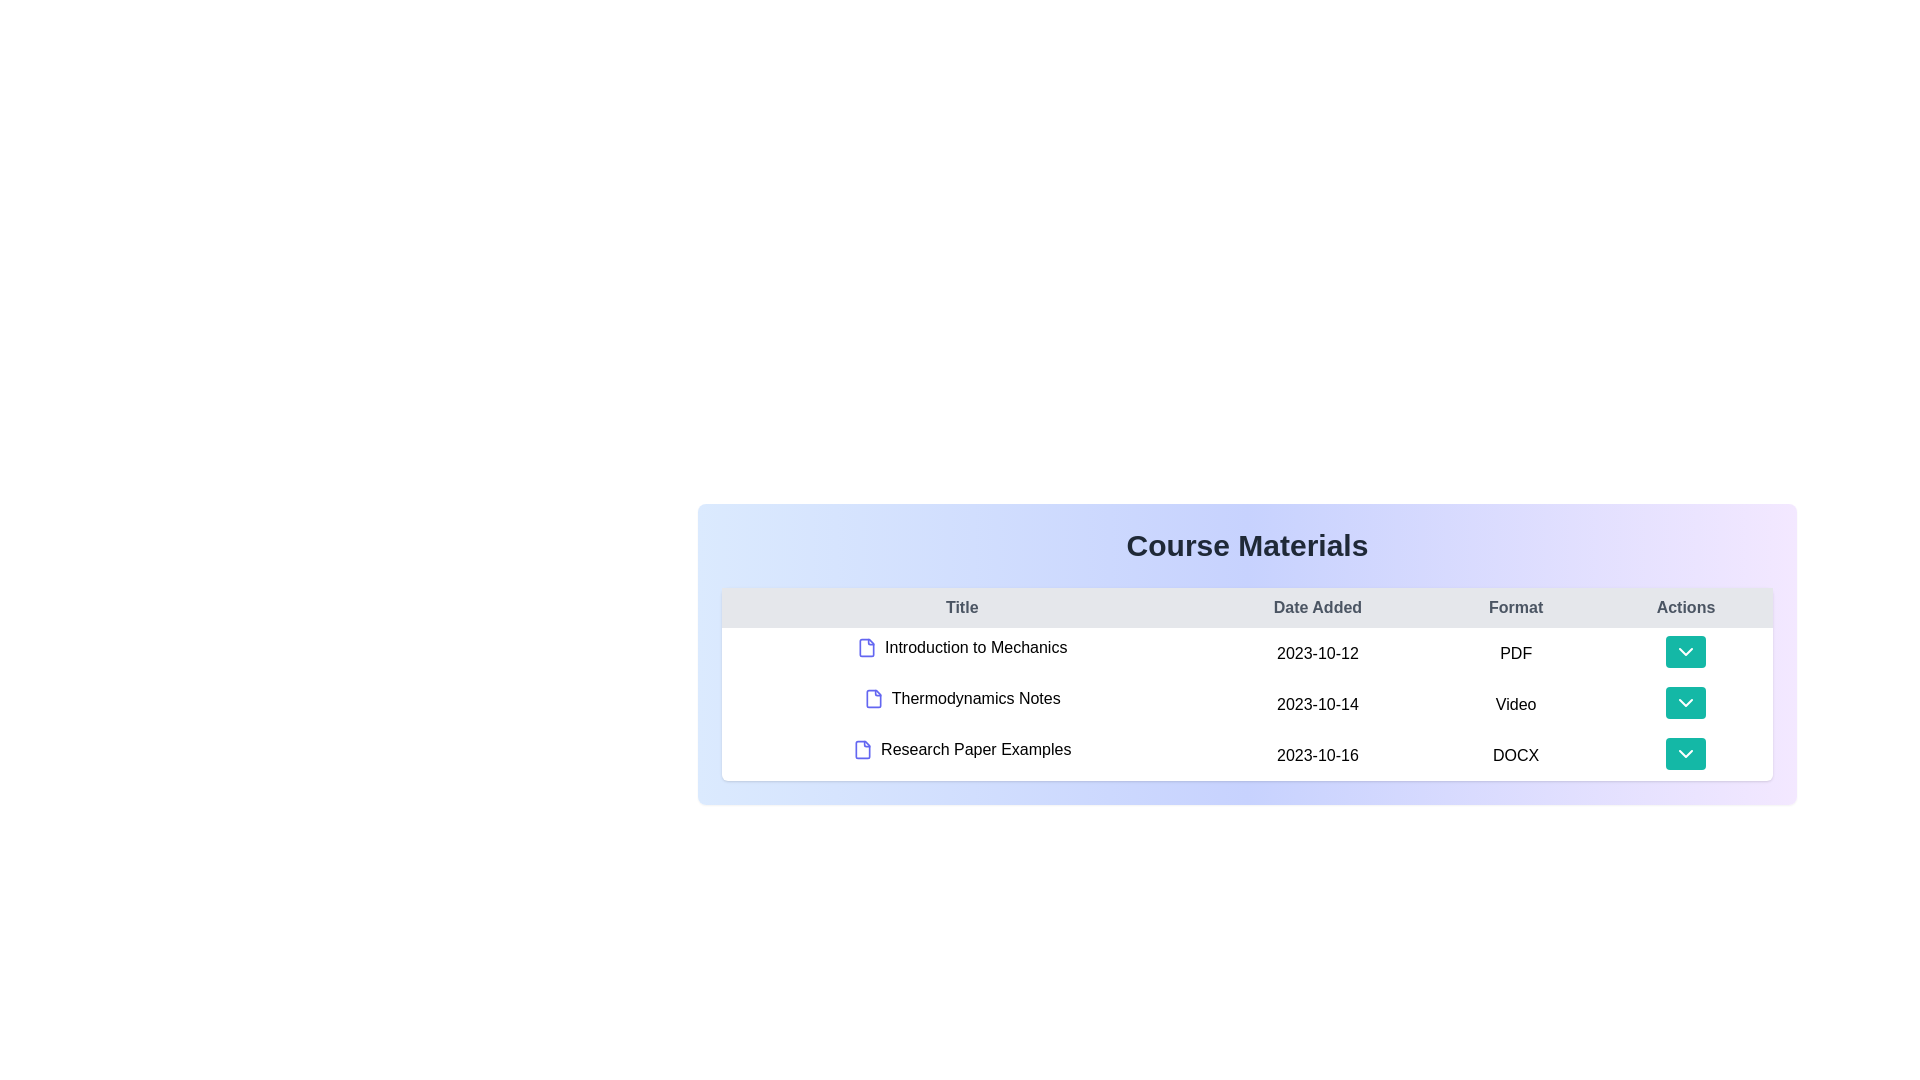 This screenshot has height=1080, width=1920. I want to click on the teal-colored rounded button icon in the 'Actions' column of the third row in the 'Course Materials' table, so click(1684, 753).